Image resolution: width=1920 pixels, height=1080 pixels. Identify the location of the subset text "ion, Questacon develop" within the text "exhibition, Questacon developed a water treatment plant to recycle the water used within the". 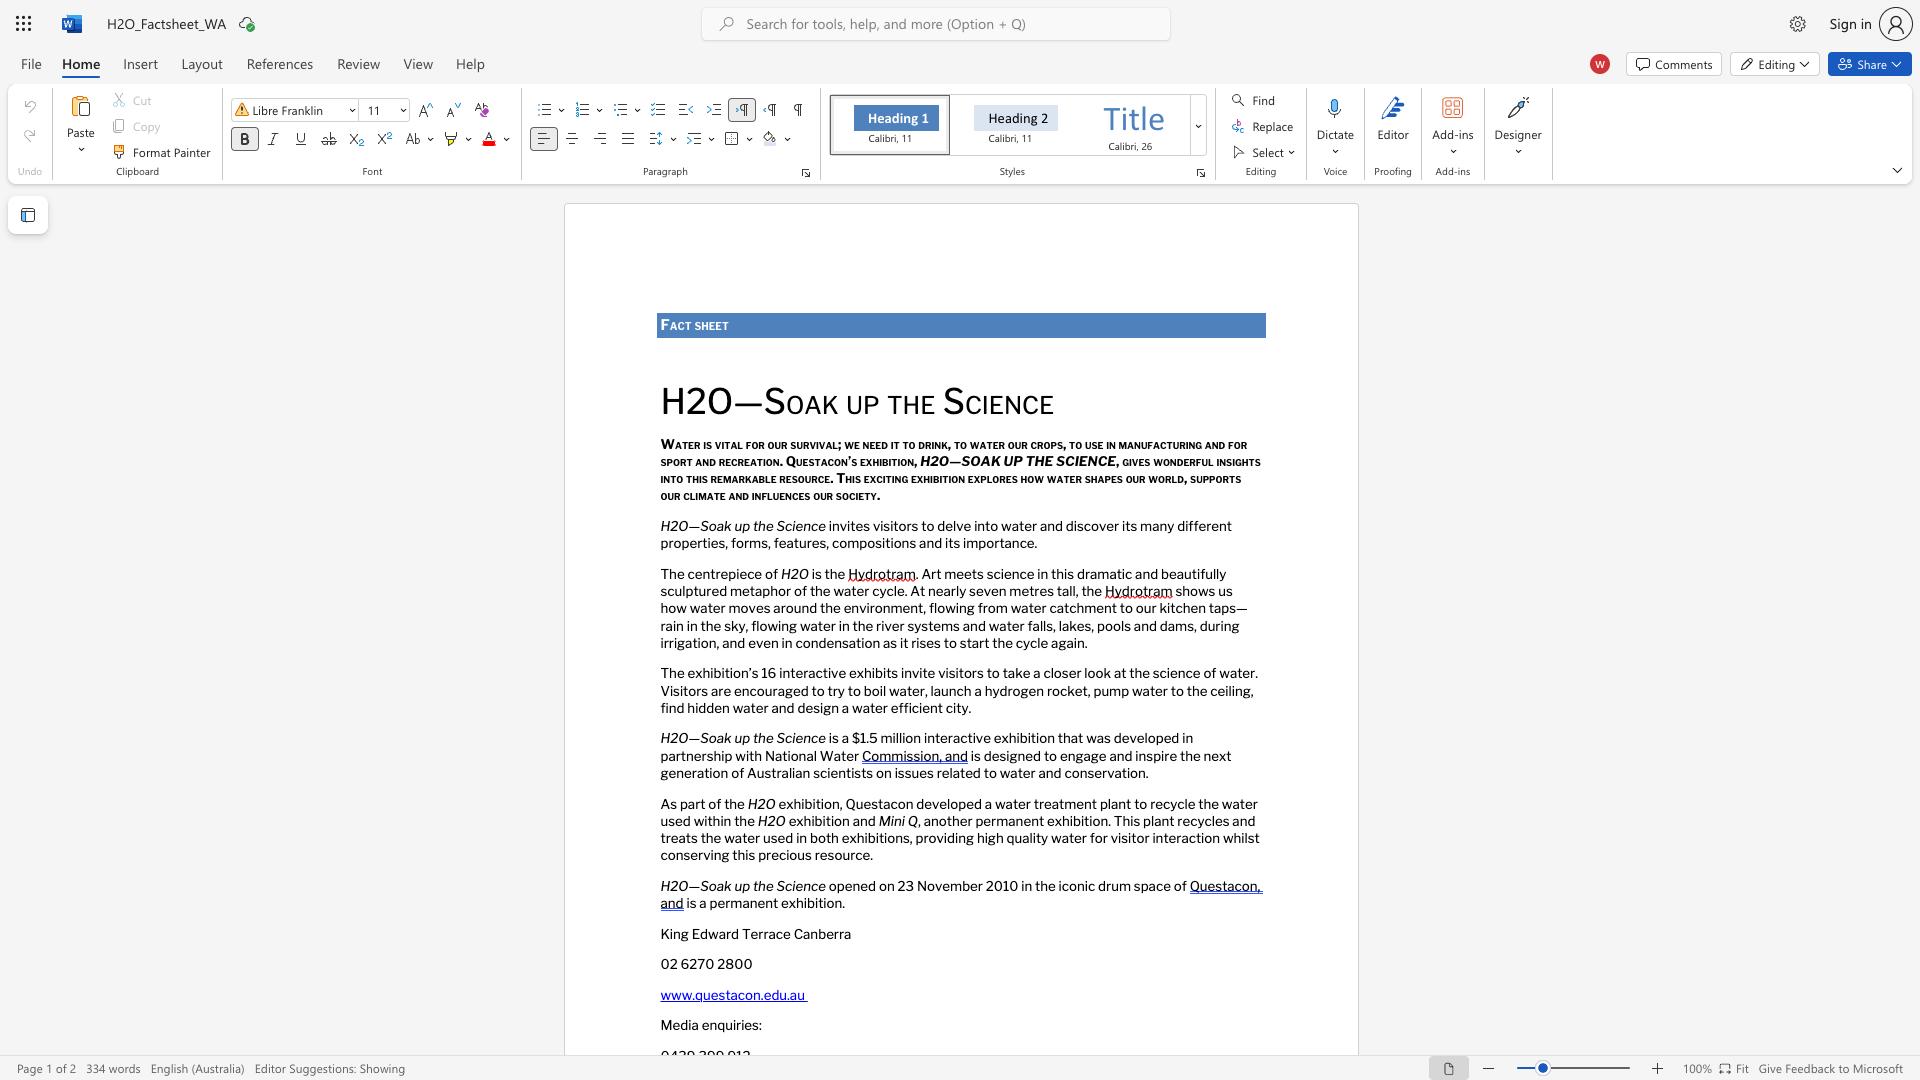
(820, 802).